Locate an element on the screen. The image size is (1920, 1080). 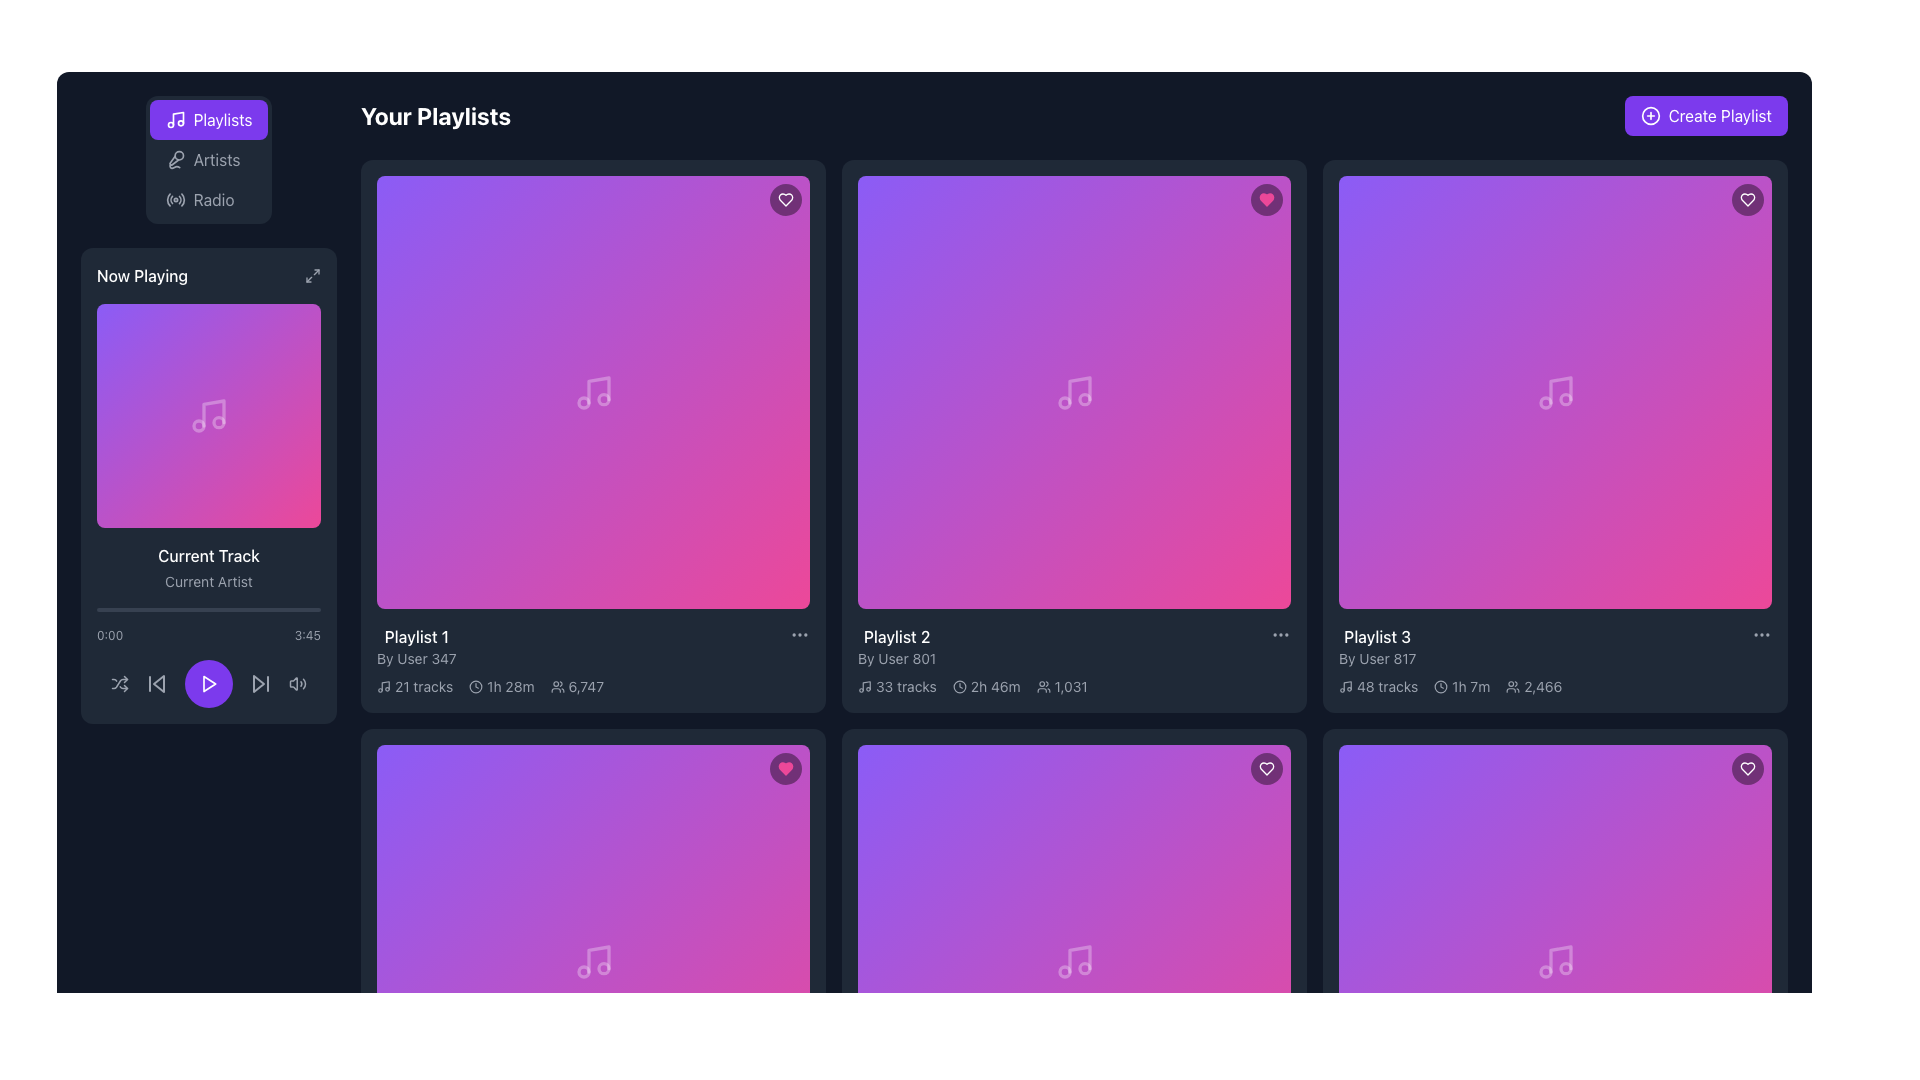
the clock icon representing the playlist duration for 'Playlist 1', located in the metadata row below the playlist title, next to the '1h 28m' text is located at coordinates (475, 685).